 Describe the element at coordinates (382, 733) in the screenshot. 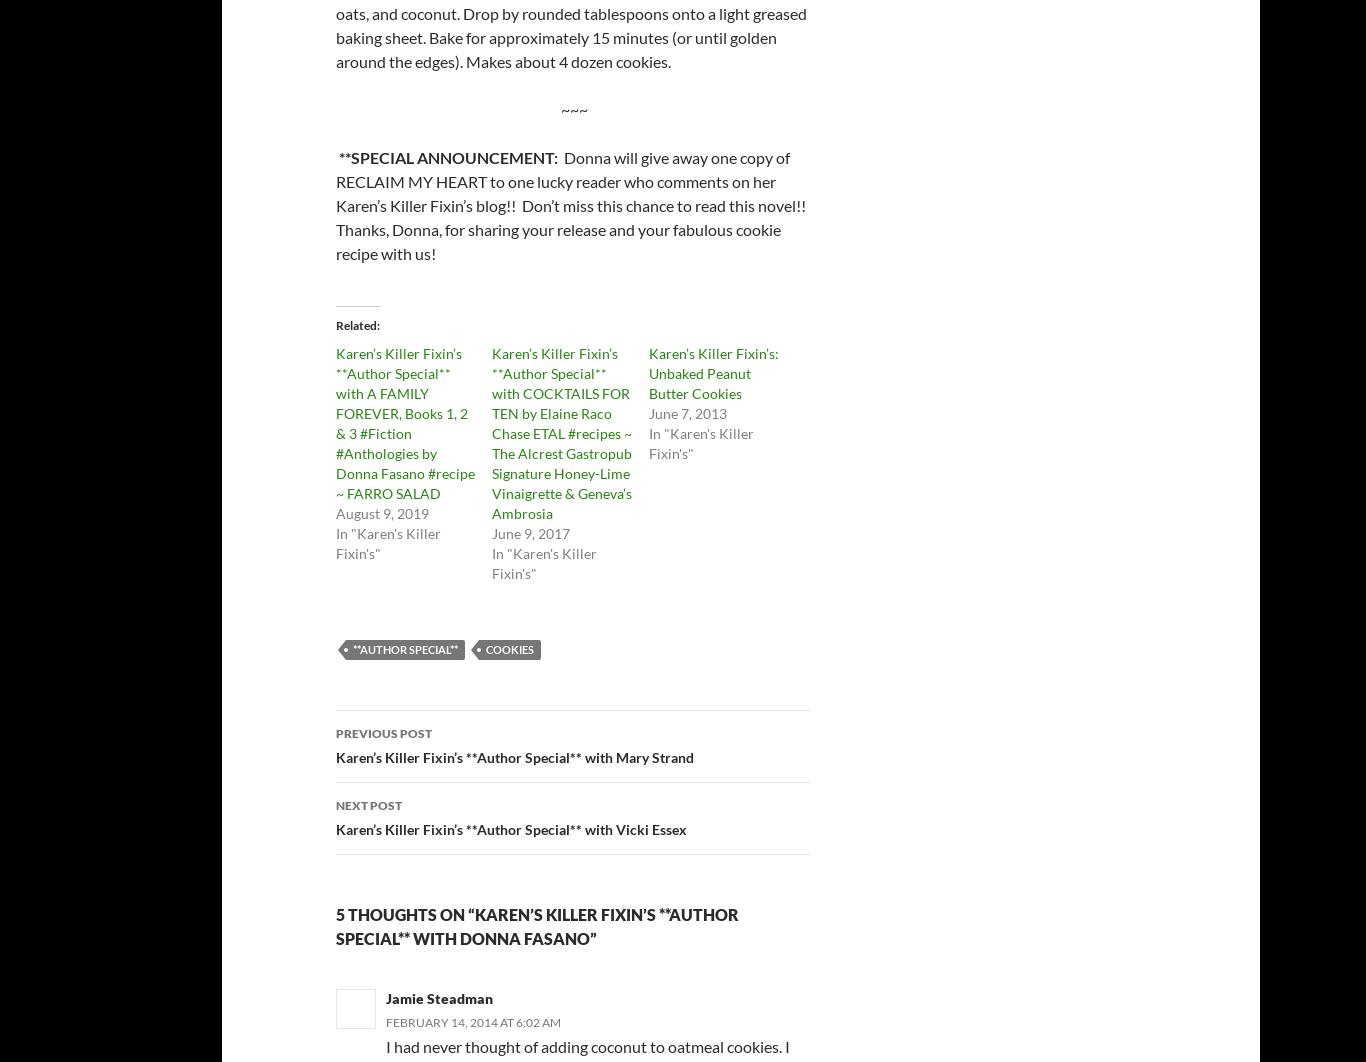

I see `'Previous Post'` at that location.